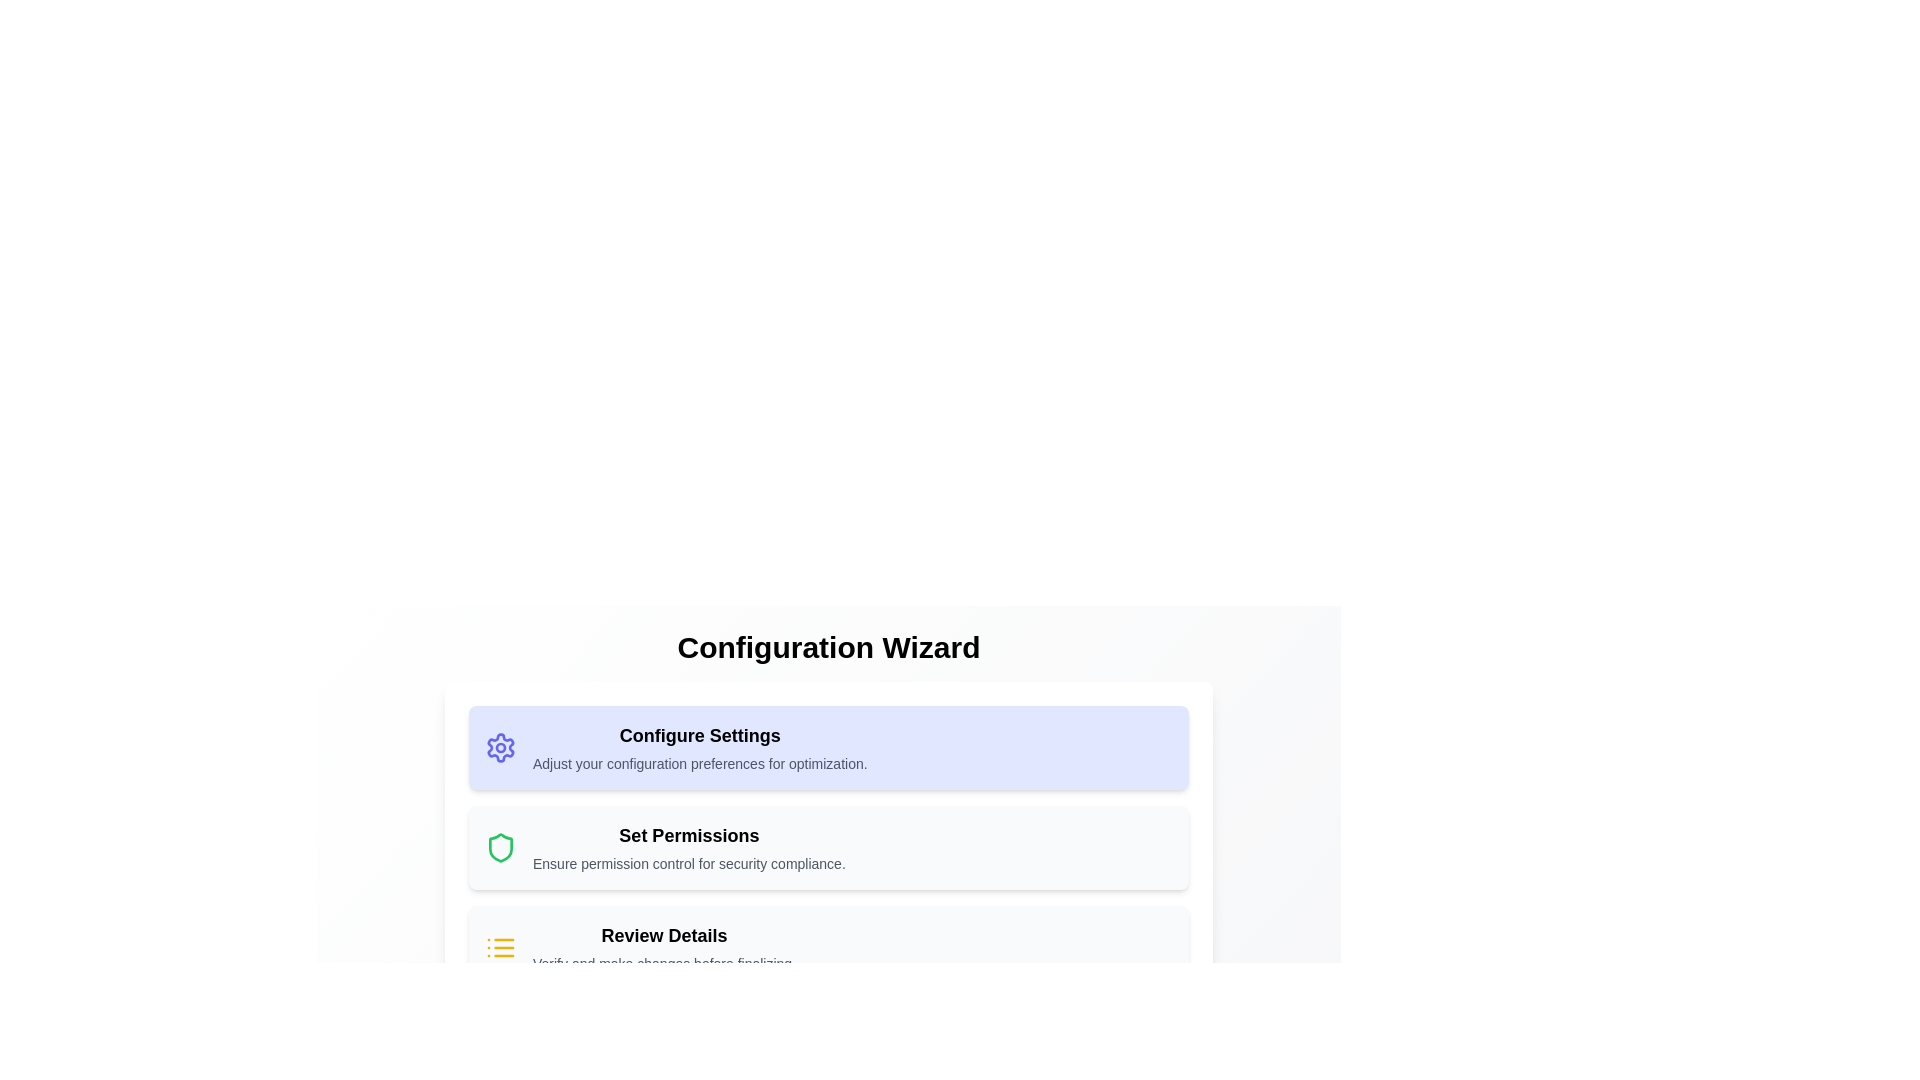 The image size is (1920, 1080). What do you see at coordinates (505, 1043) in the screenshot?
I see `the checkmark icon that is styled with a purple color gradient and is positioned to the left of textual descriptions, as part of the UI` at bounding box center [505, 1043].